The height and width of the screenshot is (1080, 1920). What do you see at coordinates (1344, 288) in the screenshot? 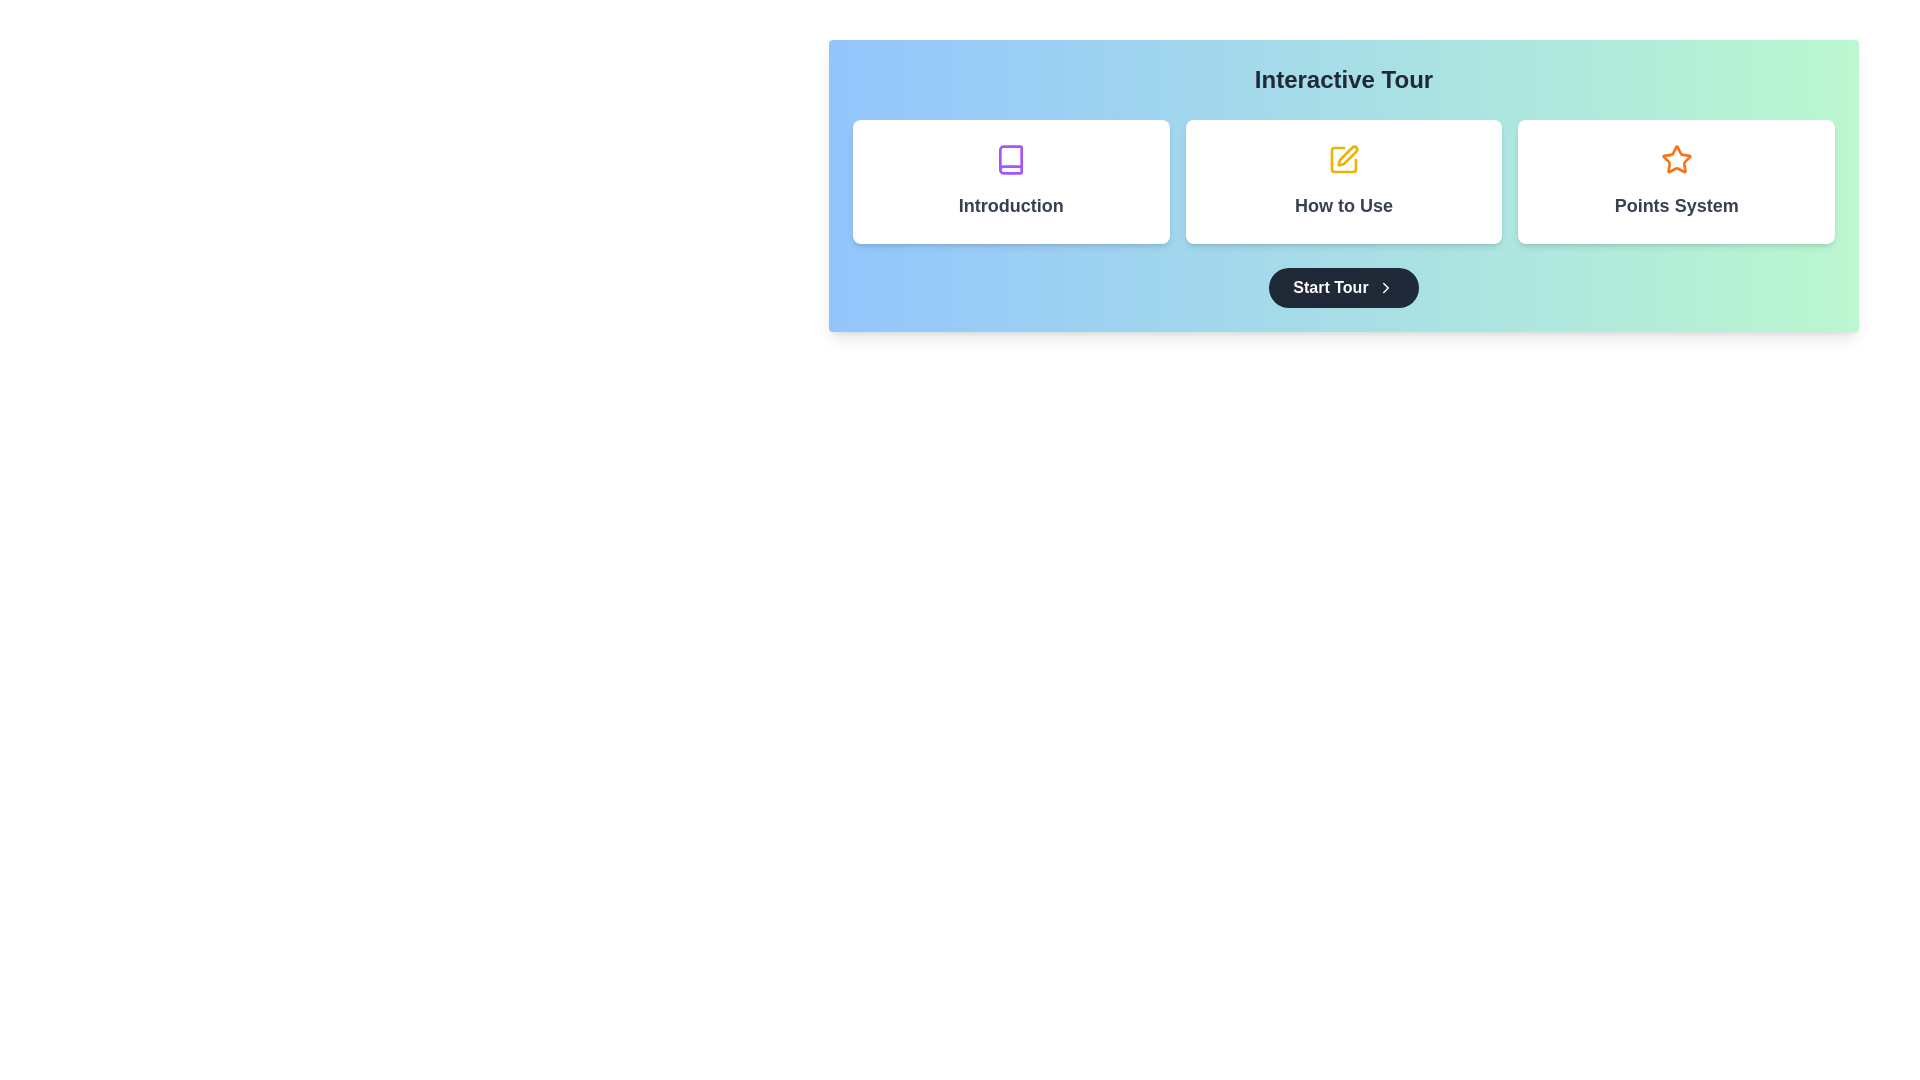
I see `the interactive tour button located below the 'Introduction', 'How to Use', and 'Points System' elements` at bounding box center [1344, 288].